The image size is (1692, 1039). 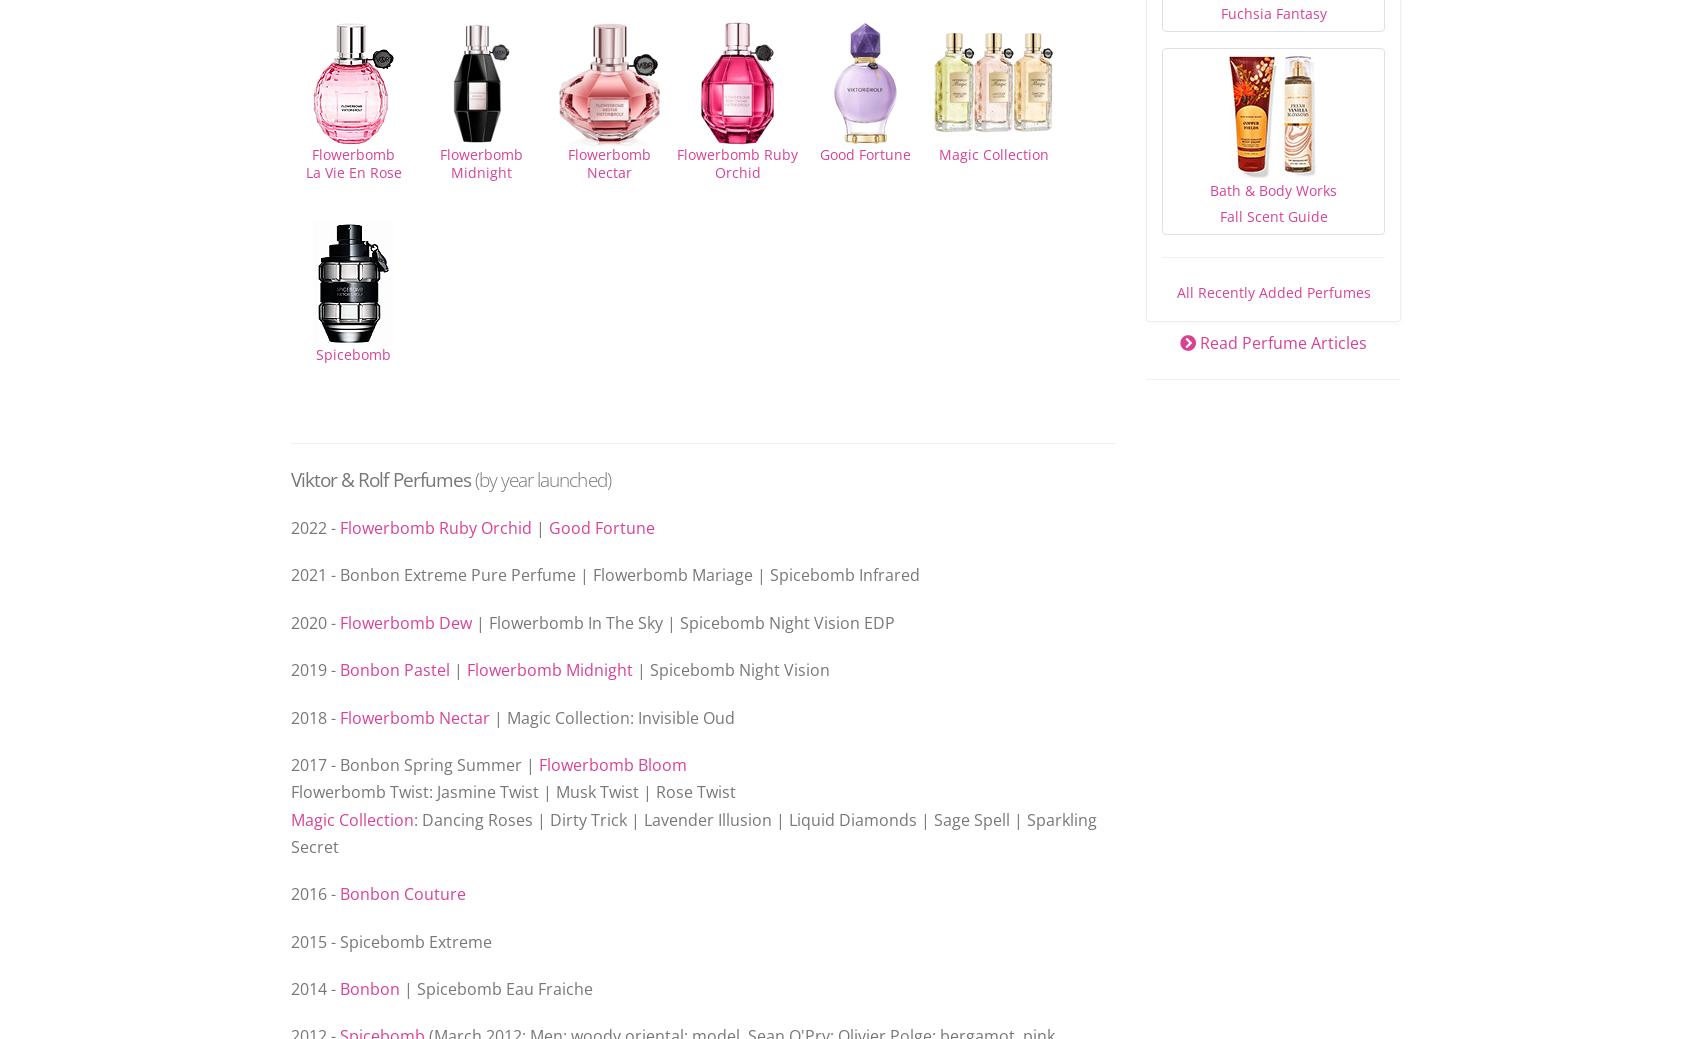 What do you see at coordinates (290, 831) in the screenshot?
I see `': Dancing Roses | Dirty Trick | Lavender Illusion | Liquid Diamonds | Sage Spell | Sparkling Secret'` at bounding box center [290, 831].